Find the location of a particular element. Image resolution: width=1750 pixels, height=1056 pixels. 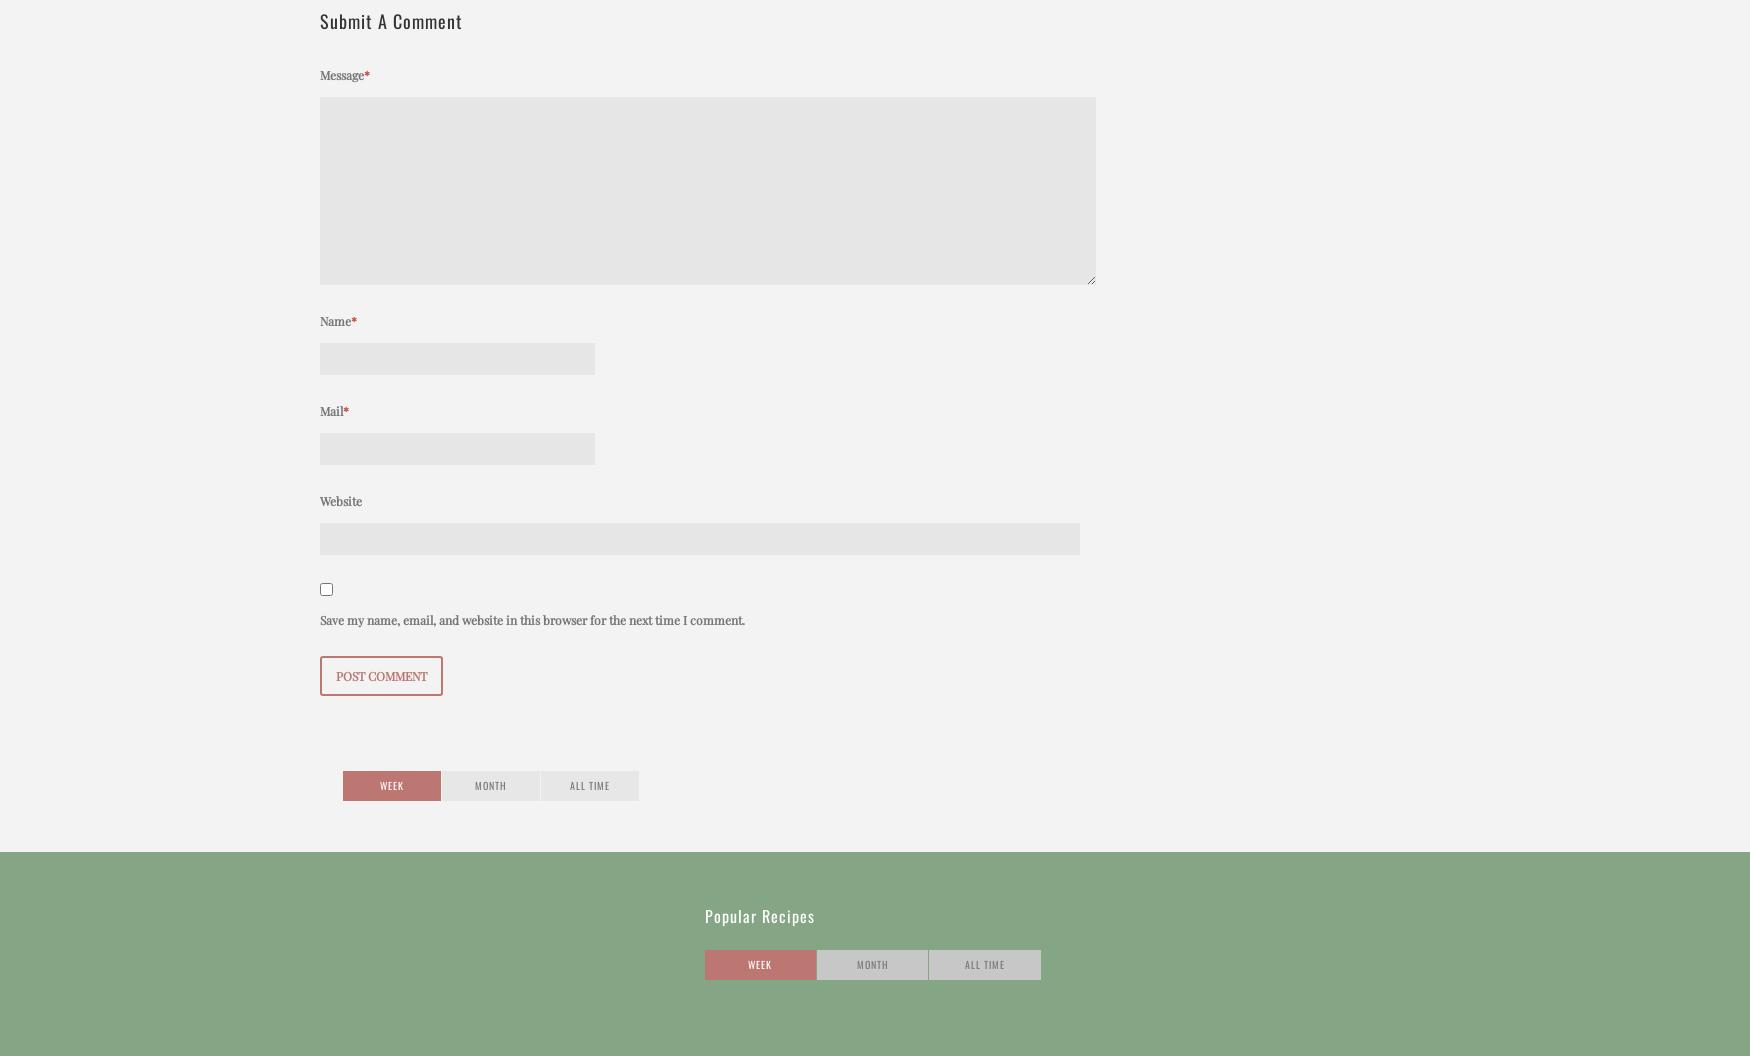

'Submit a Comment' is located at coordinates (320, 19).